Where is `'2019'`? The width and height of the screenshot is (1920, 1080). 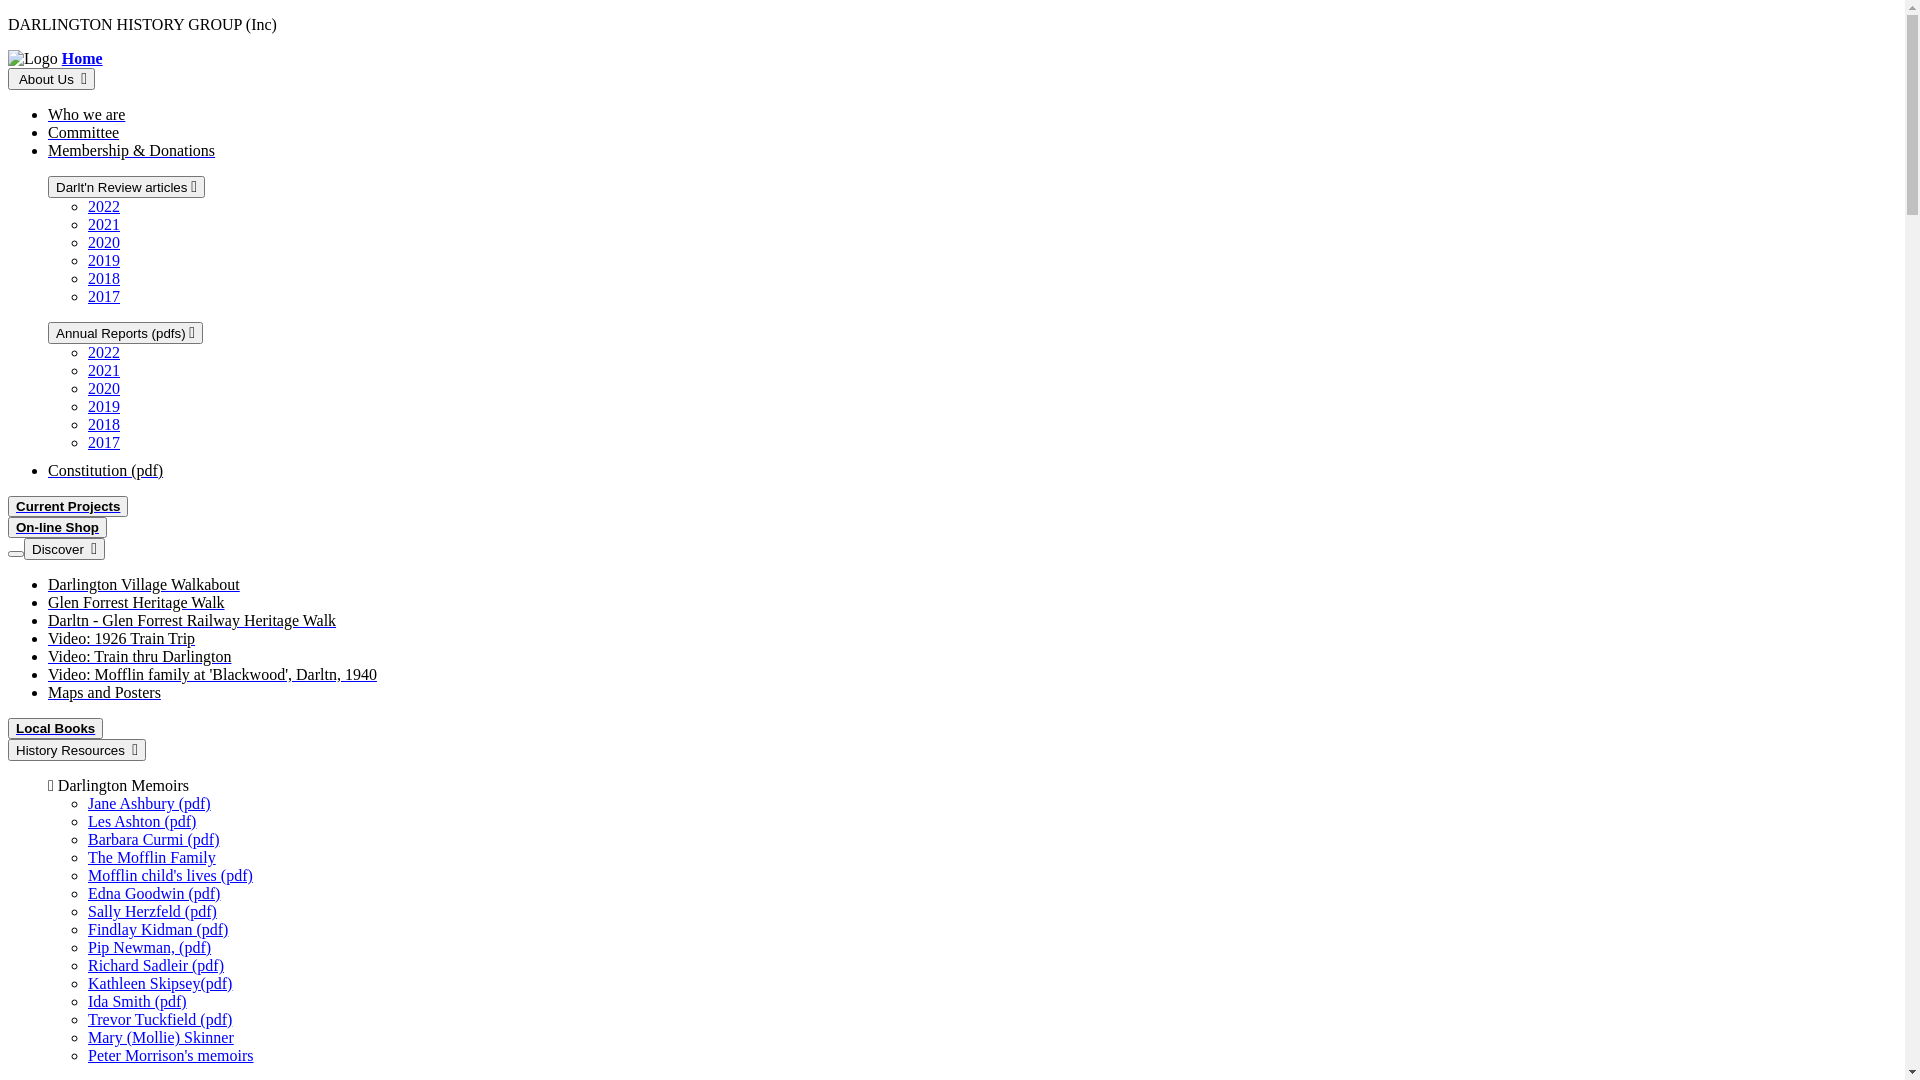
'2019' is located at coordinates (103, 259).